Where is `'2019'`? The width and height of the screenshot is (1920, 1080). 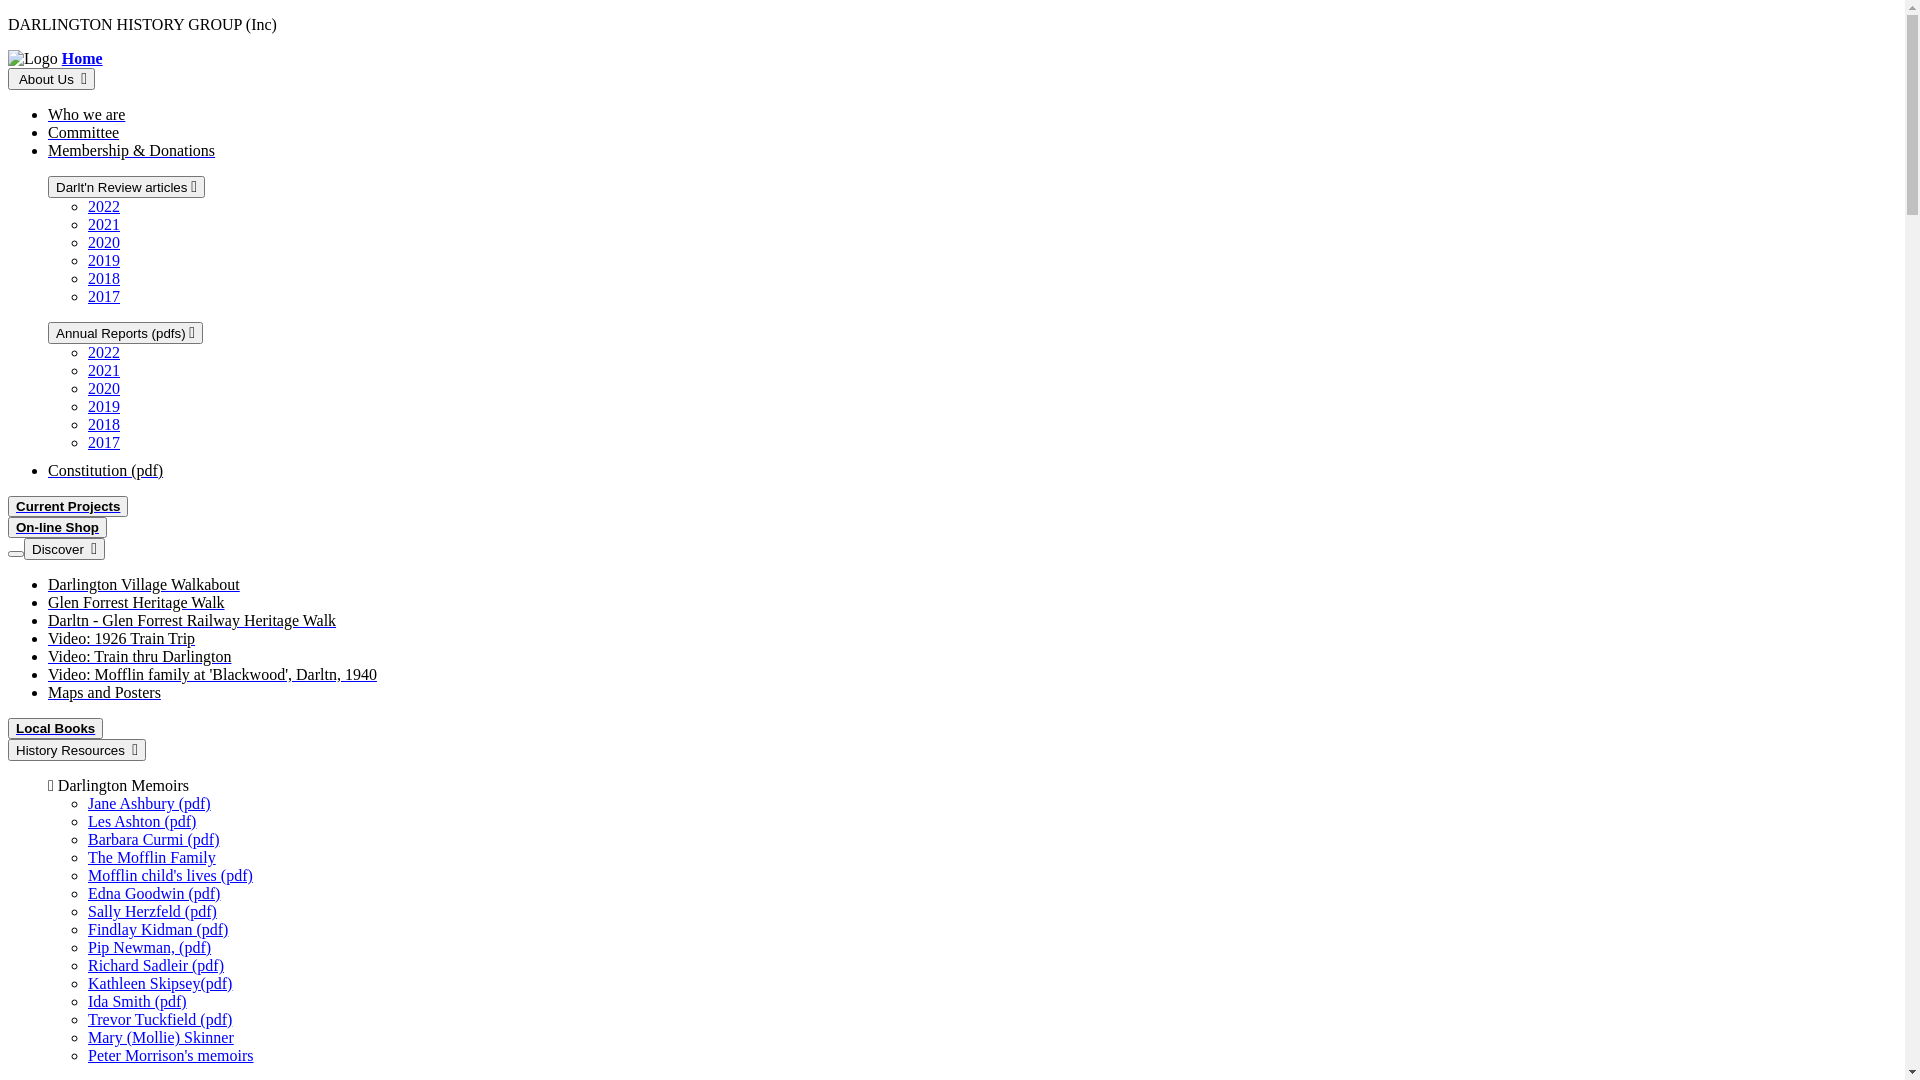
'2019' is located at coordinates (103, 259).